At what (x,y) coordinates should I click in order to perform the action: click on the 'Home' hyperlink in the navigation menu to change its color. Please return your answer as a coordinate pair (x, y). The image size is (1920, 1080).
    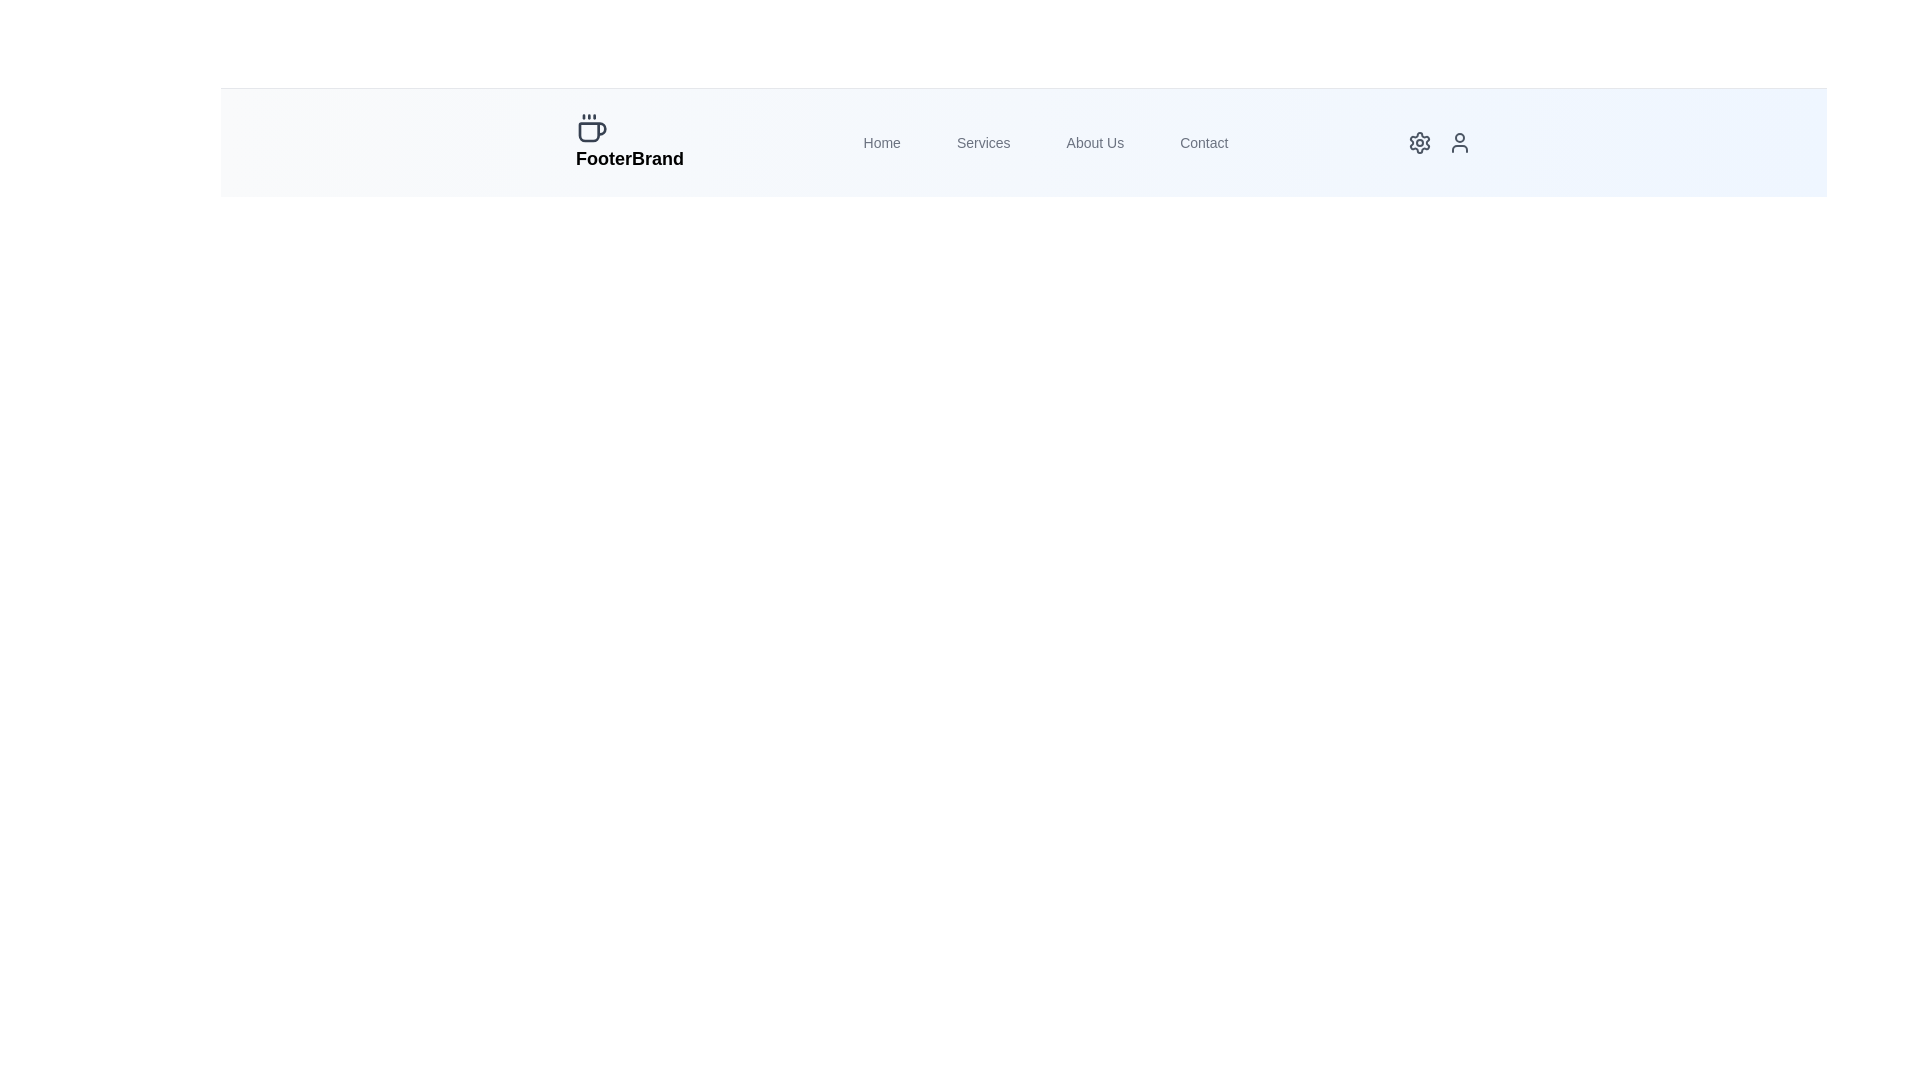
    Looking at the image, I should click on (881, 141).